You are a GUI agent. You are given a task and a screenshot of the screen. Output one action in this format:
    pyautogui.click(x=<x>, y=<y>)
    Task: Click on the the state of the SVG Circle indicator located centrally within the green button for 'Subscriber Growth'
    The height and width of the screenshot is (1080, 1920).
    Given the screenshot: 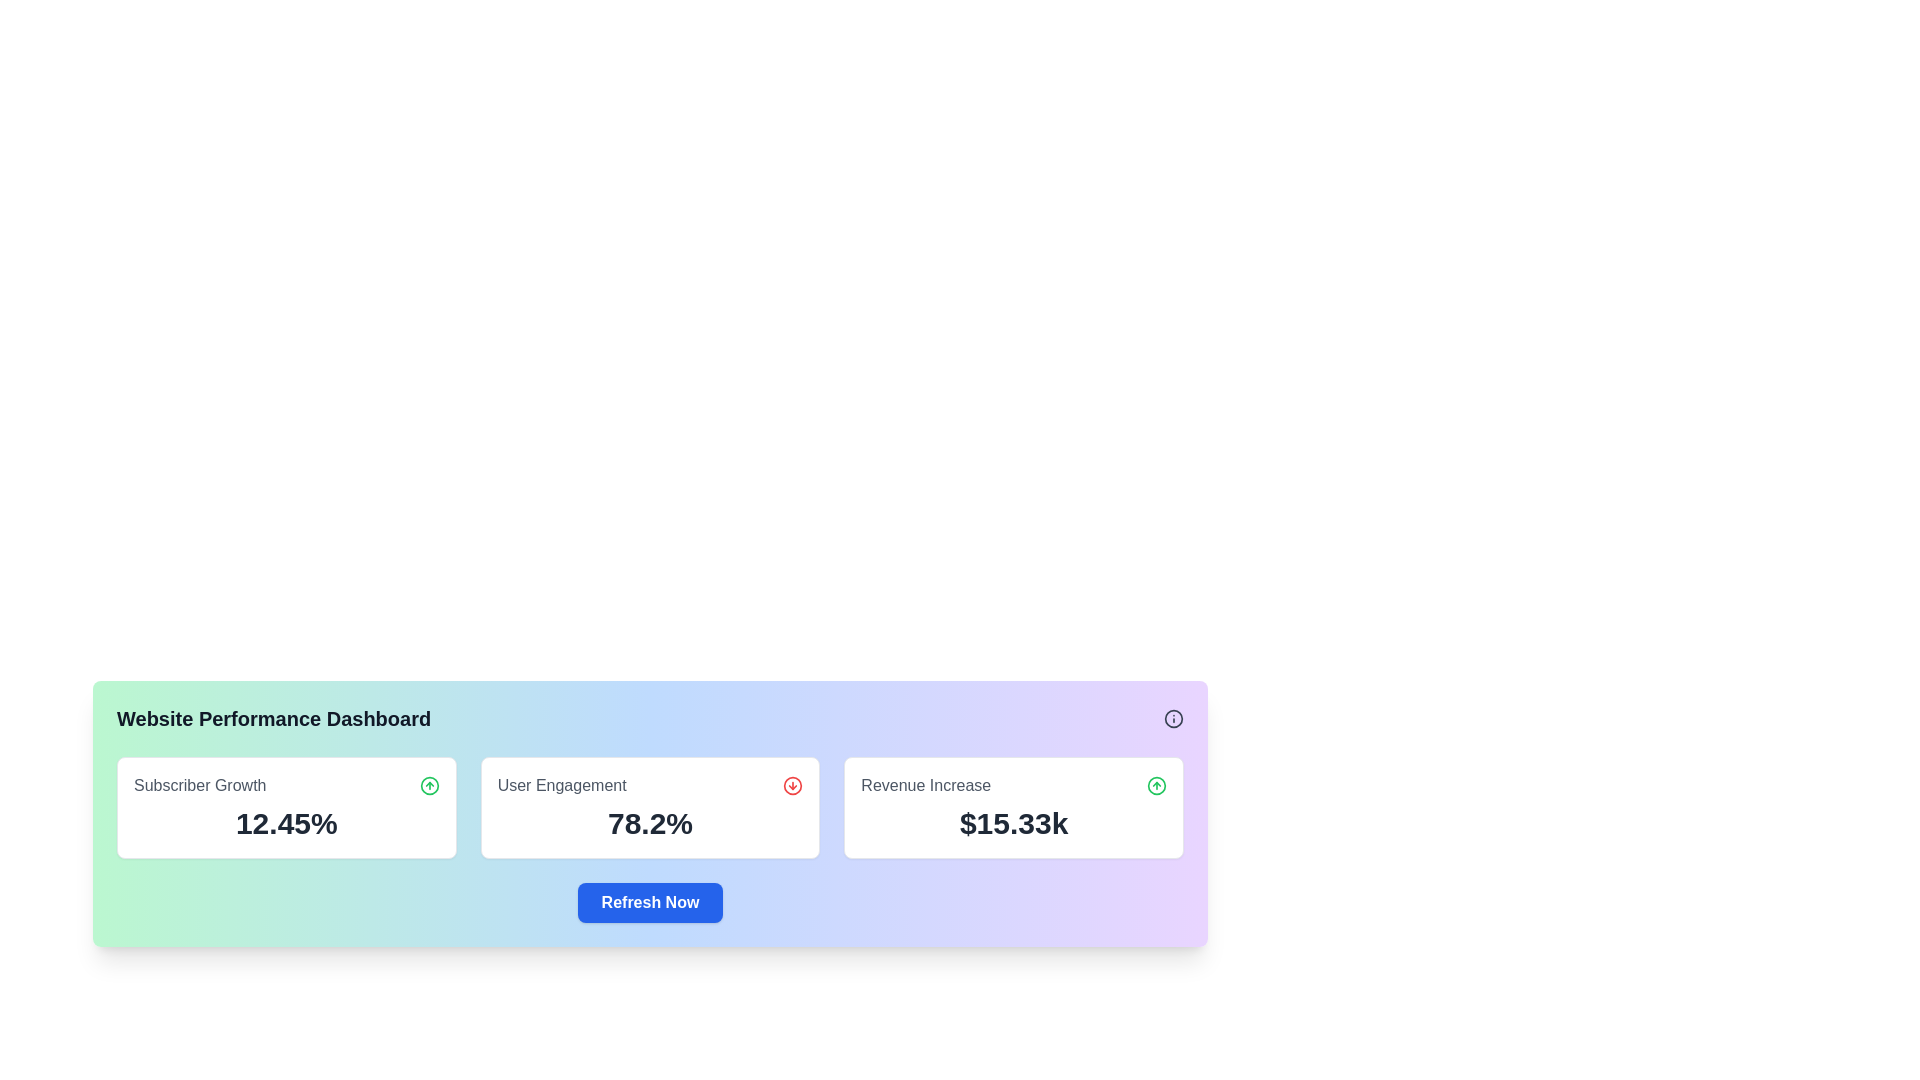 What is the action you would take?
    pyautogui.click(x=1156, y=785)
    